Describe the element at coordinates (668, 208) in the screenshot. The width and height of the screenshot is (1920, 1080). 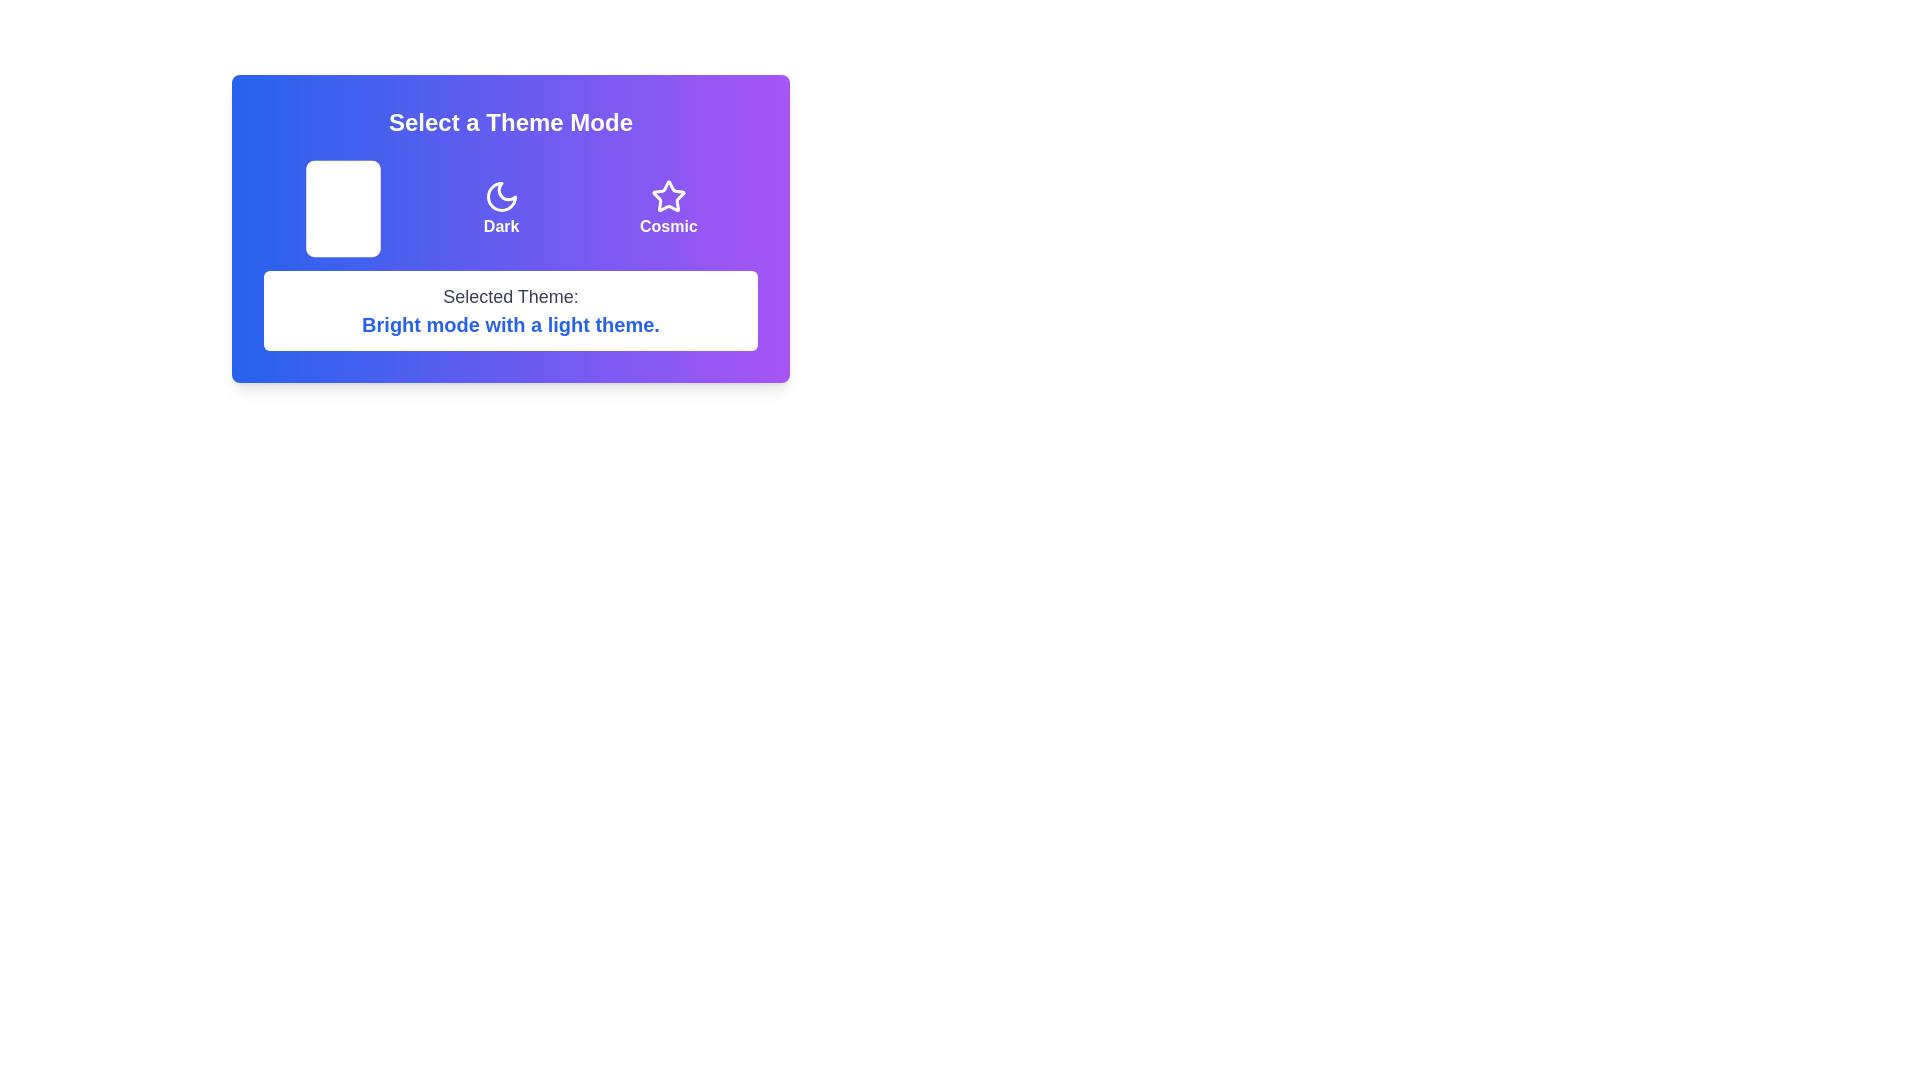
I see `the theme button to select the theme Cosmic` at that location.